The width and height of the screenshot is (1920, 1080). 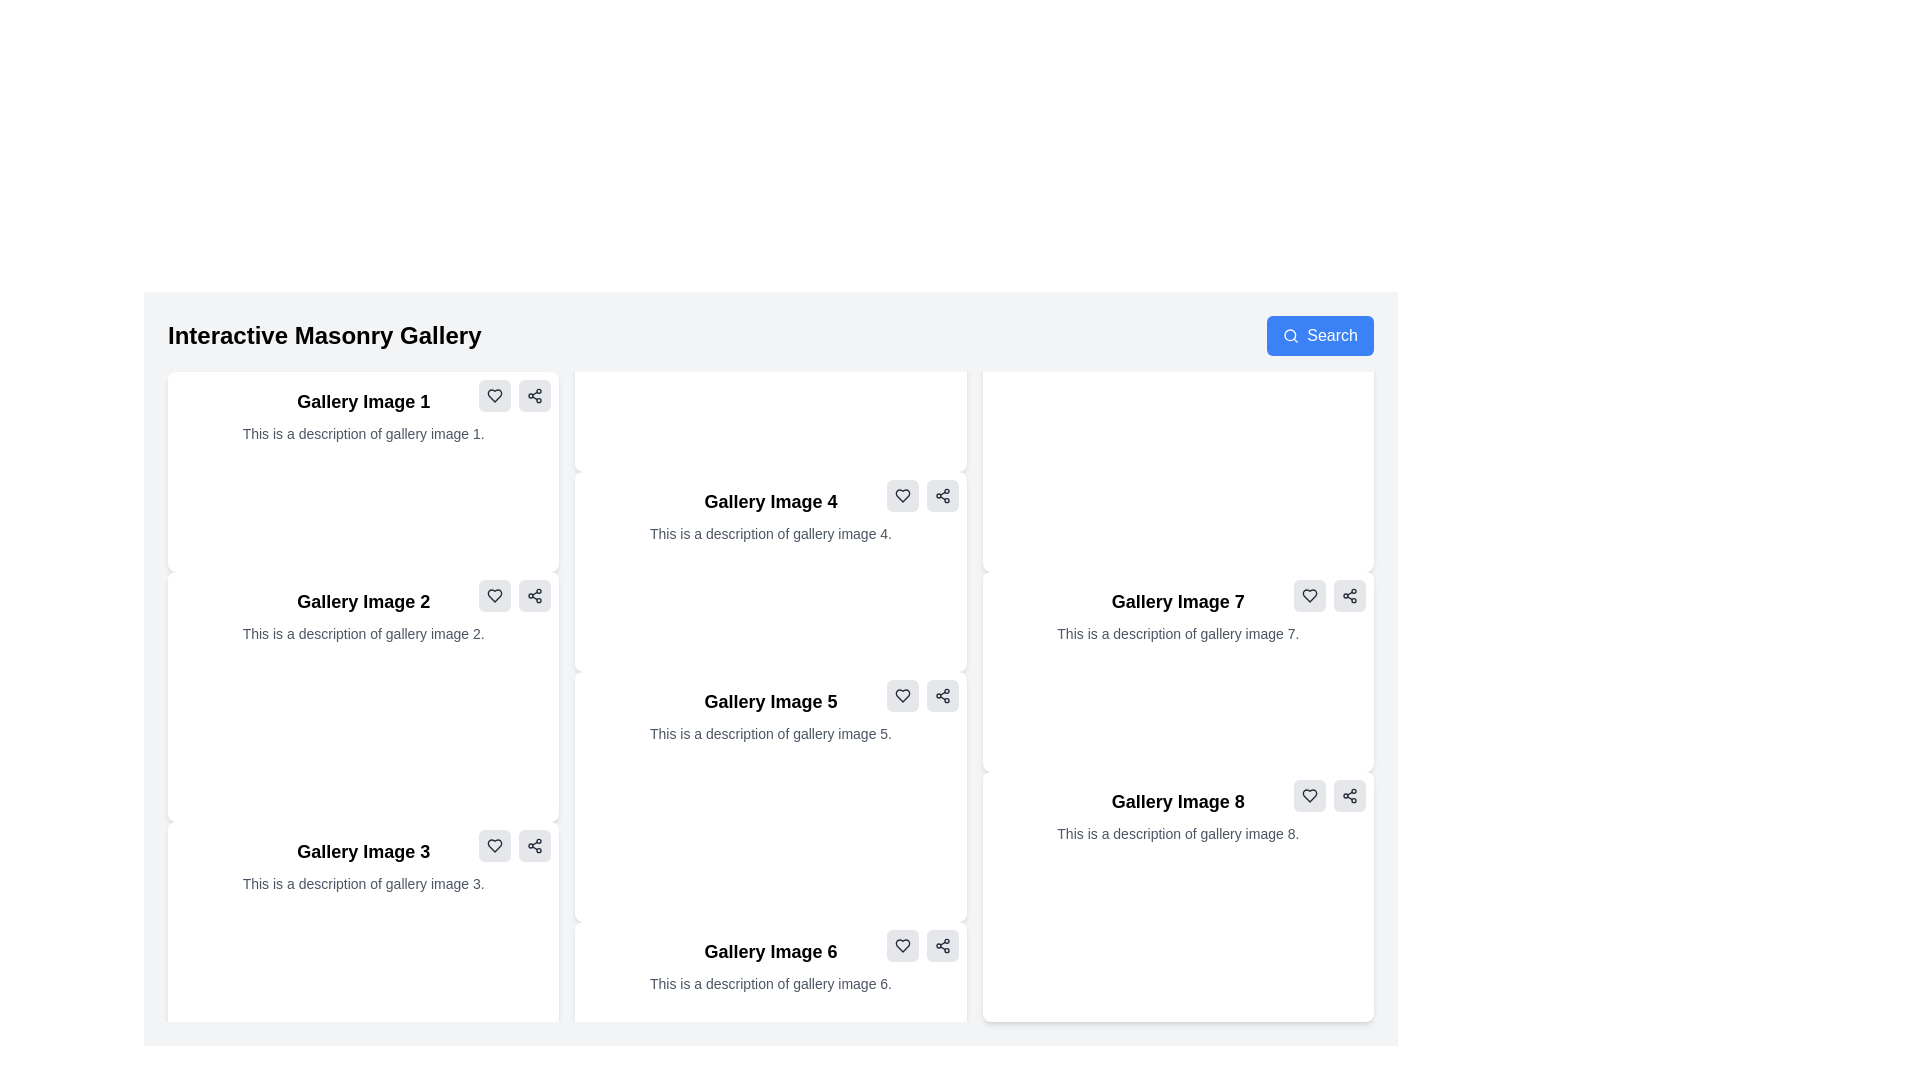 What do you see at coordinates (363, 415) in the screenshot?
I see `title 'Gallery Image 1' and the description 'This is a description of gallery image 1.' from the composite text block located in the first column and first row of the masonry gallery layout` at bounding box center [363, 415].